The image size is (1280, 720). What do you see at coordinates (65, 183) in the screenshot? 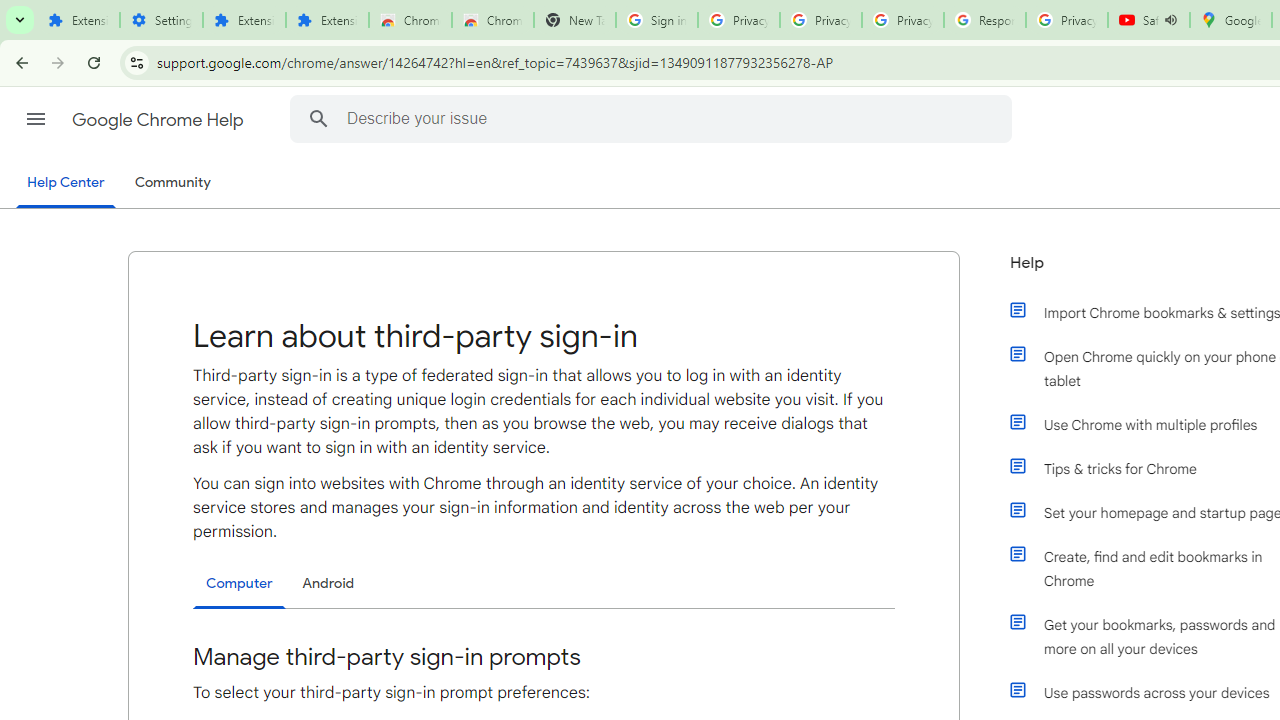
I see `'Help Center'` at bounding box center [65, 183].